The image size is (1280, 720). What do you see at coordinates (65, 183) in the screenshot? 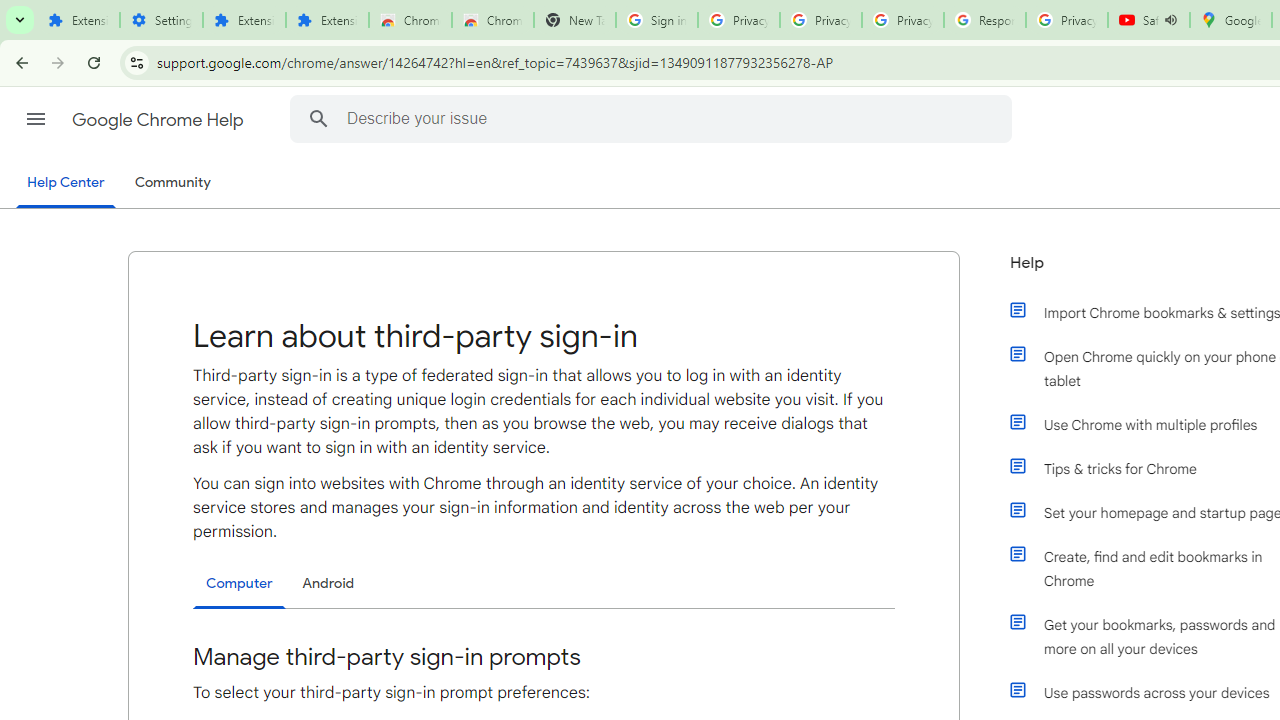
I see `'Help Center'` at bounding box center [65, 183].